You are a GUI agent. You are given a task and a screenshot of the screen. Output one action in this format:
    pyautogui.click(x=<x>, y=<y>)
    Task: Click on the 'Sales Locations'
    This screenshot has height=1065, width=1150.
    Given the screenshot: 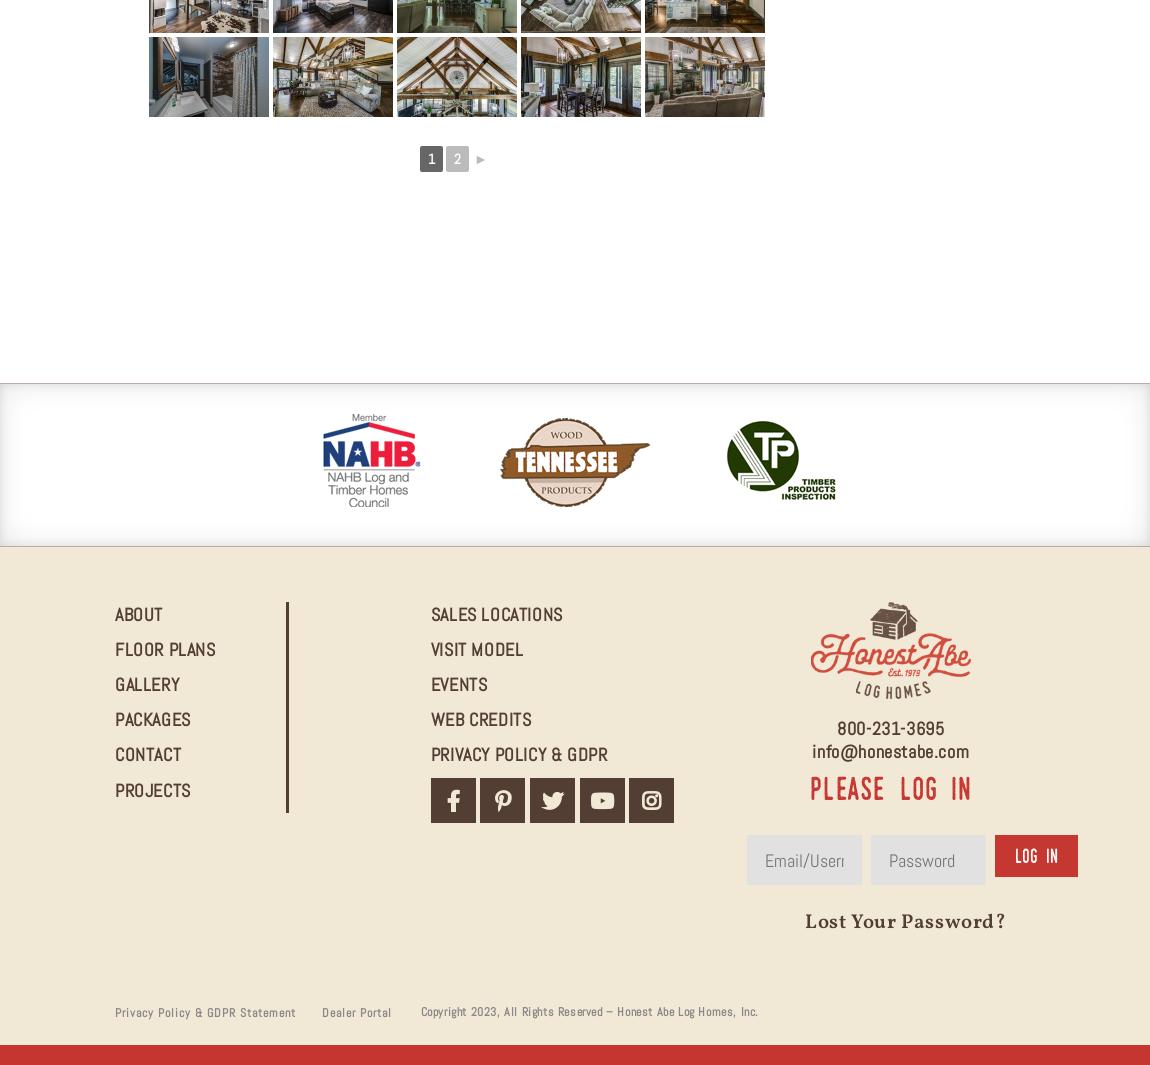 What is the action you would take?
    pyautogui.click(x=495, y=613)
    